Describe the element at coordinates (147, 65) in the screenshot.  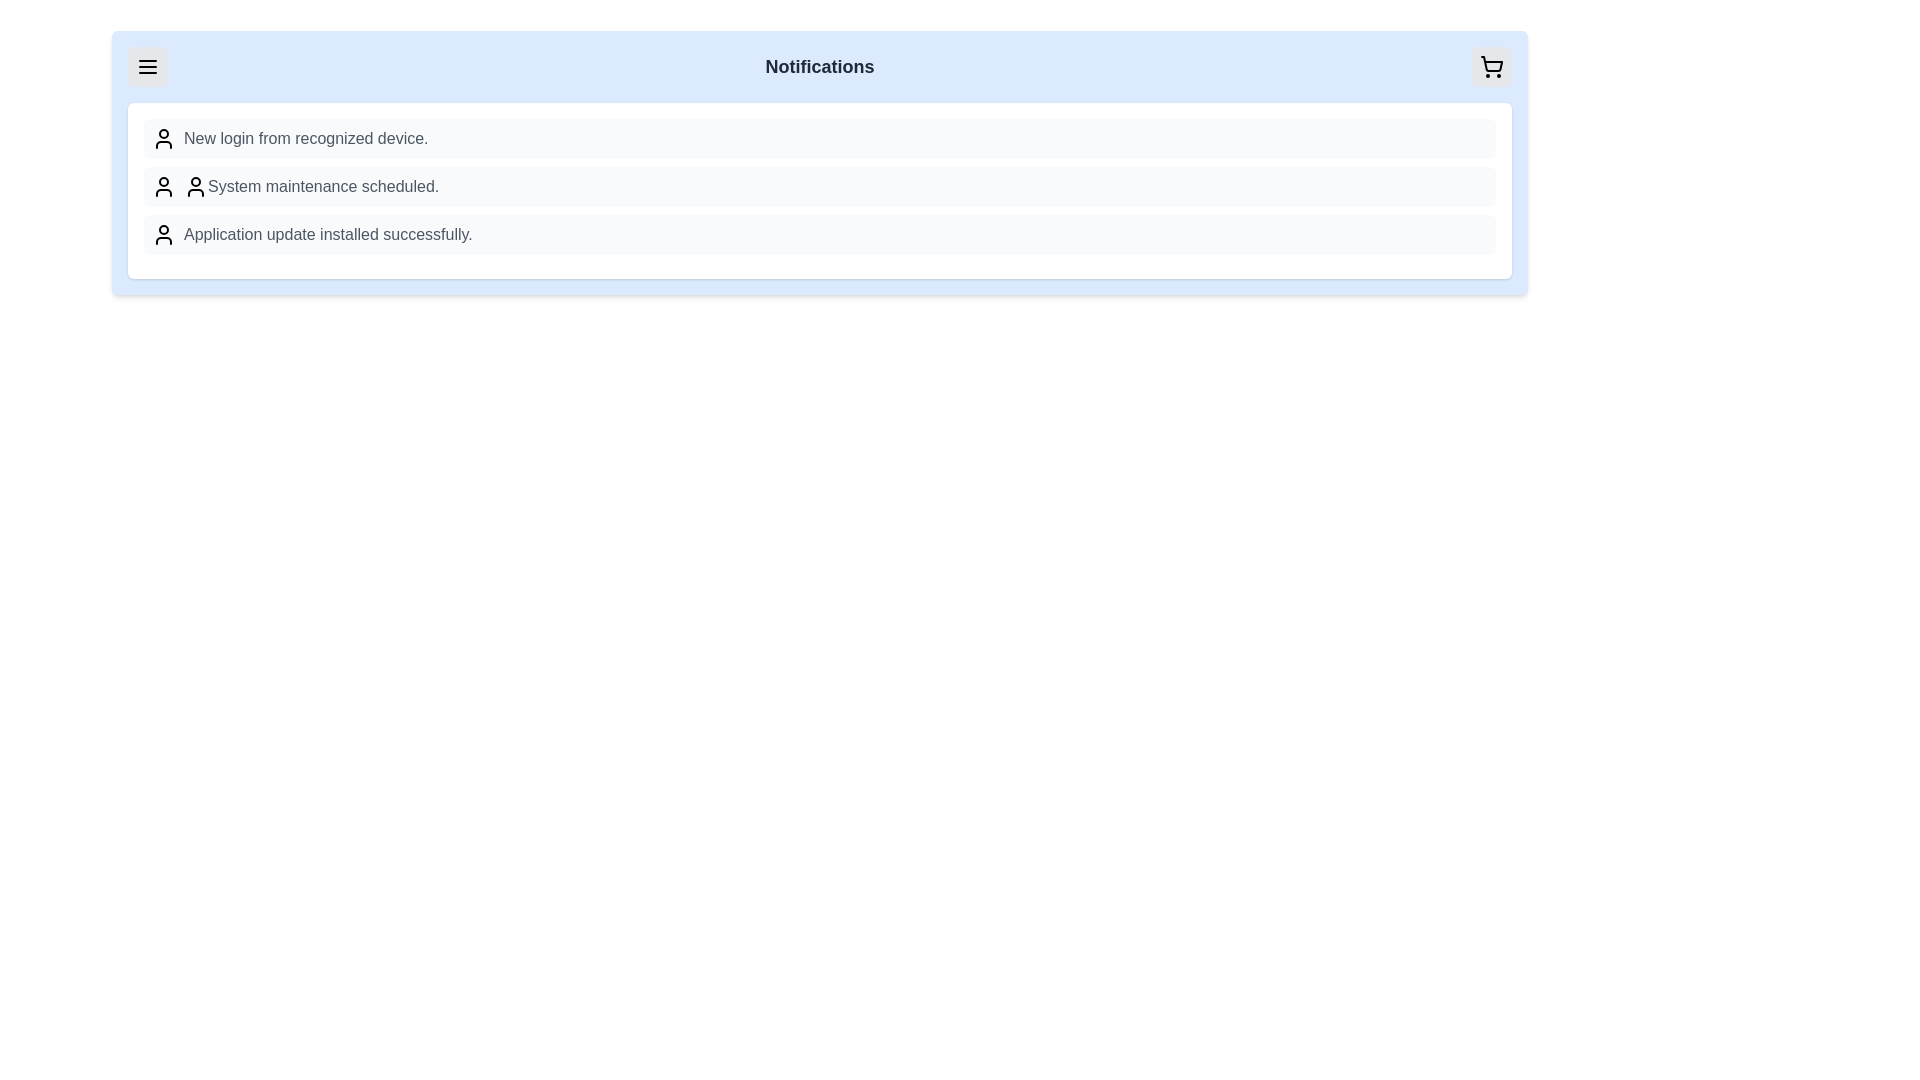
I see `the vertical menu icon composed of three horizontally aligned lines` at that location.